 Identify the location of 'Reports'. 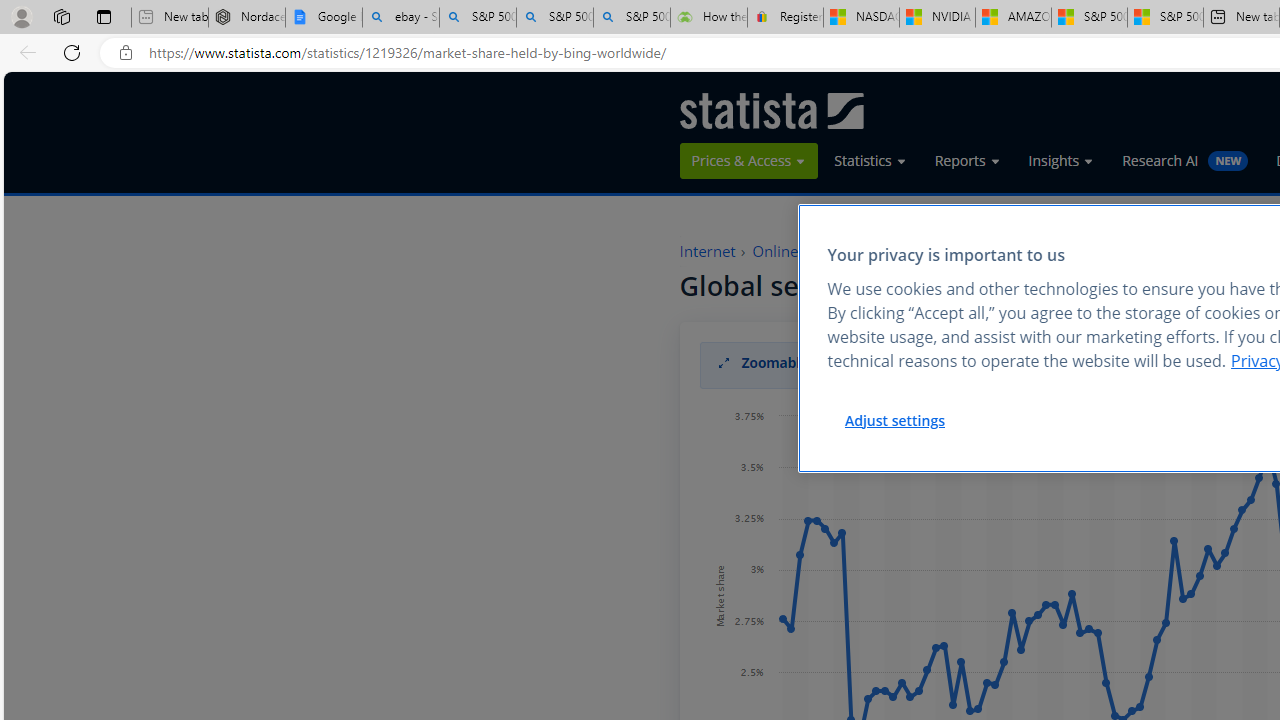
(967, 159).